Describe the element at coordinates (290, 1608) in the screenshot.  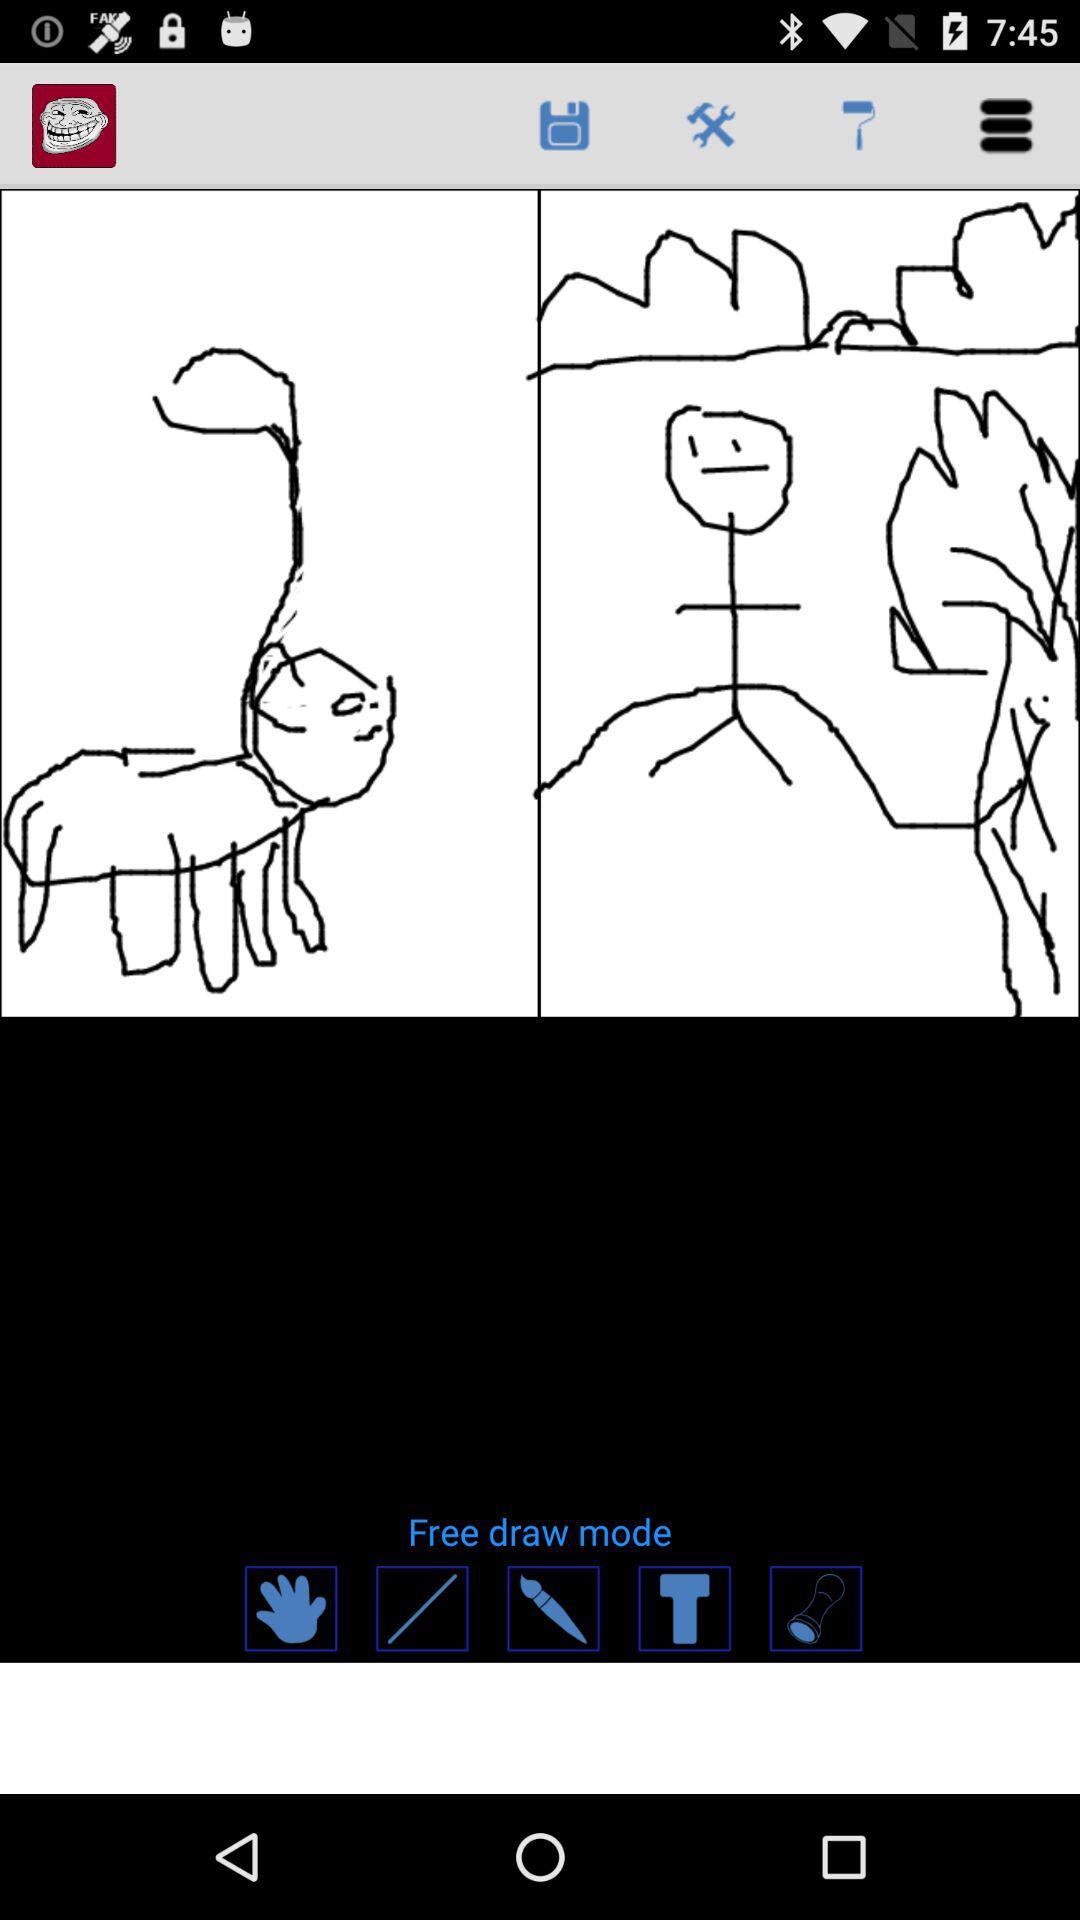
I see `move drawing` at that location.